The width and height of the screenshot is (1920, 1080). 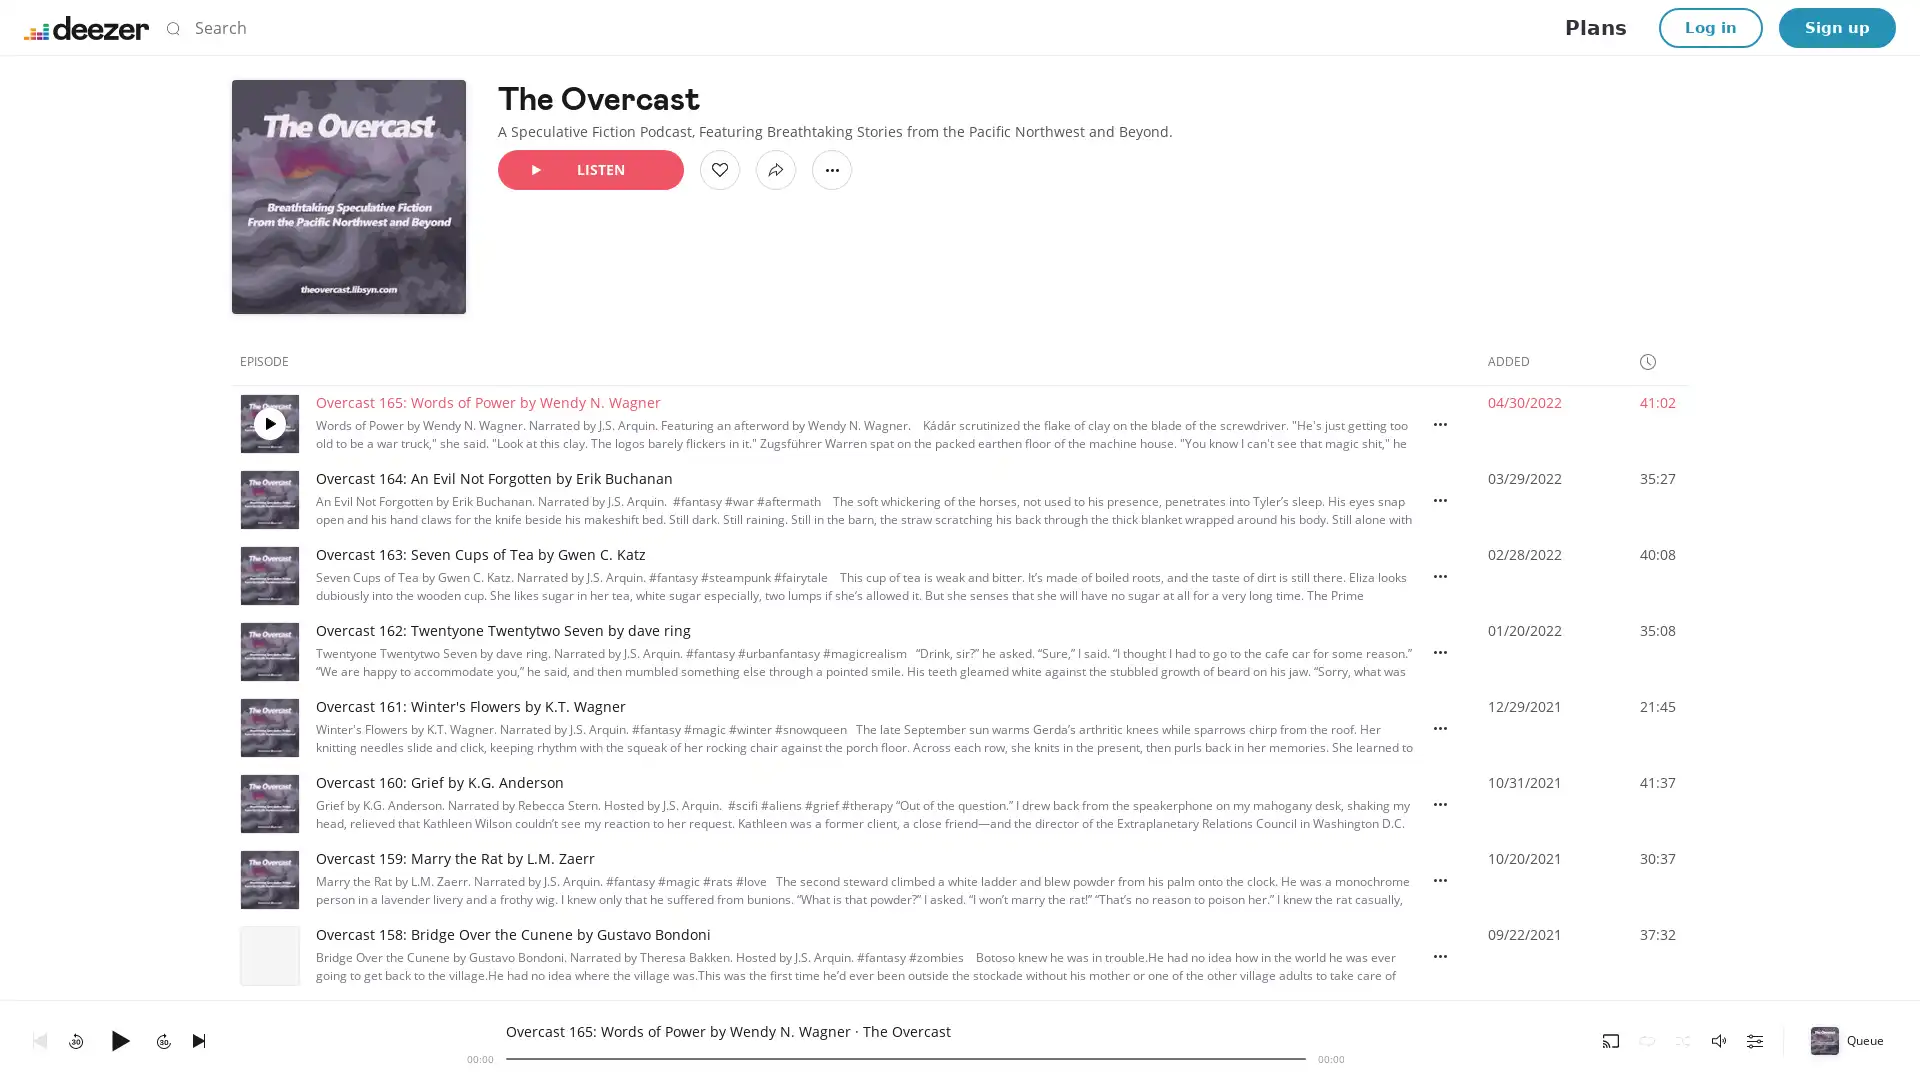 What do you see at coordinates (119, 1039) in the screenshot?
I see `Play` at bounding box center [119, 1039].